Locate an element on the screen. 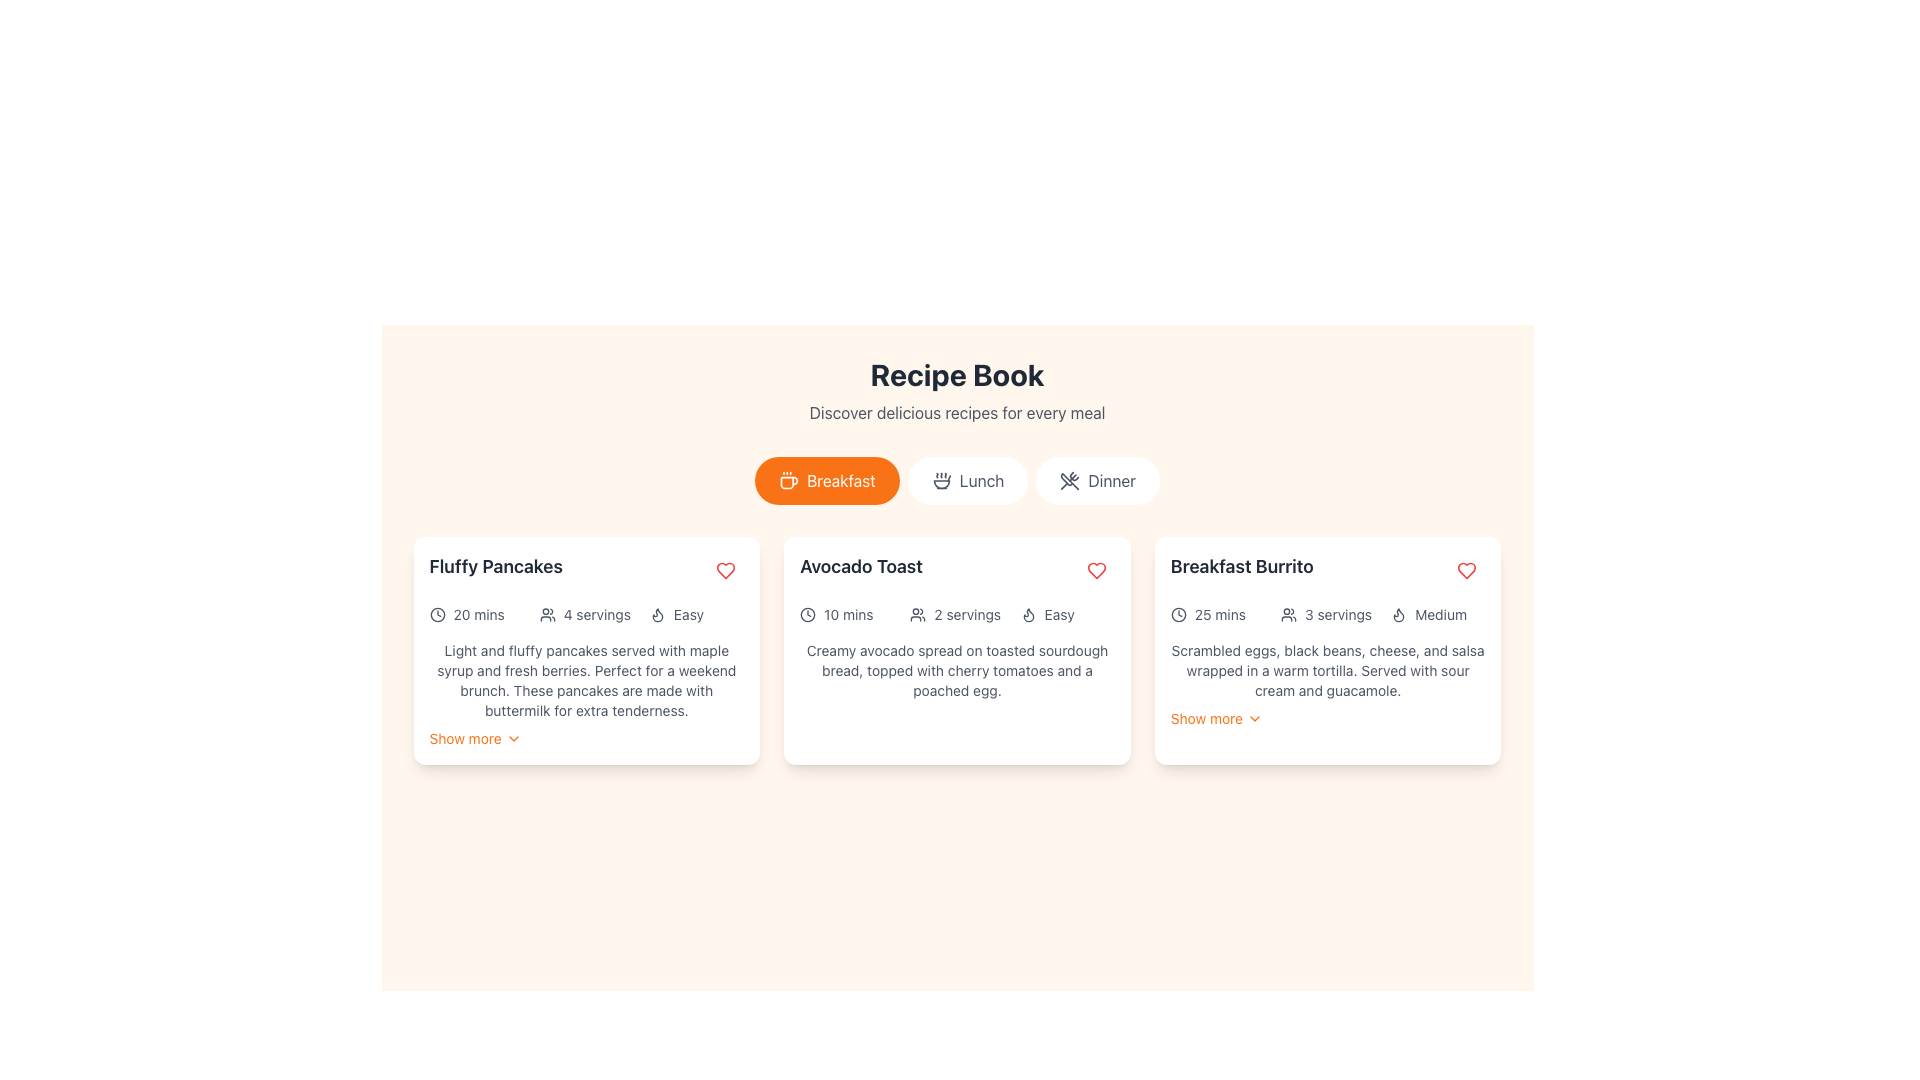  the downward-facing chevron icon located near the 'Show more' text for visual feedback is located at coordinates (513, 739).